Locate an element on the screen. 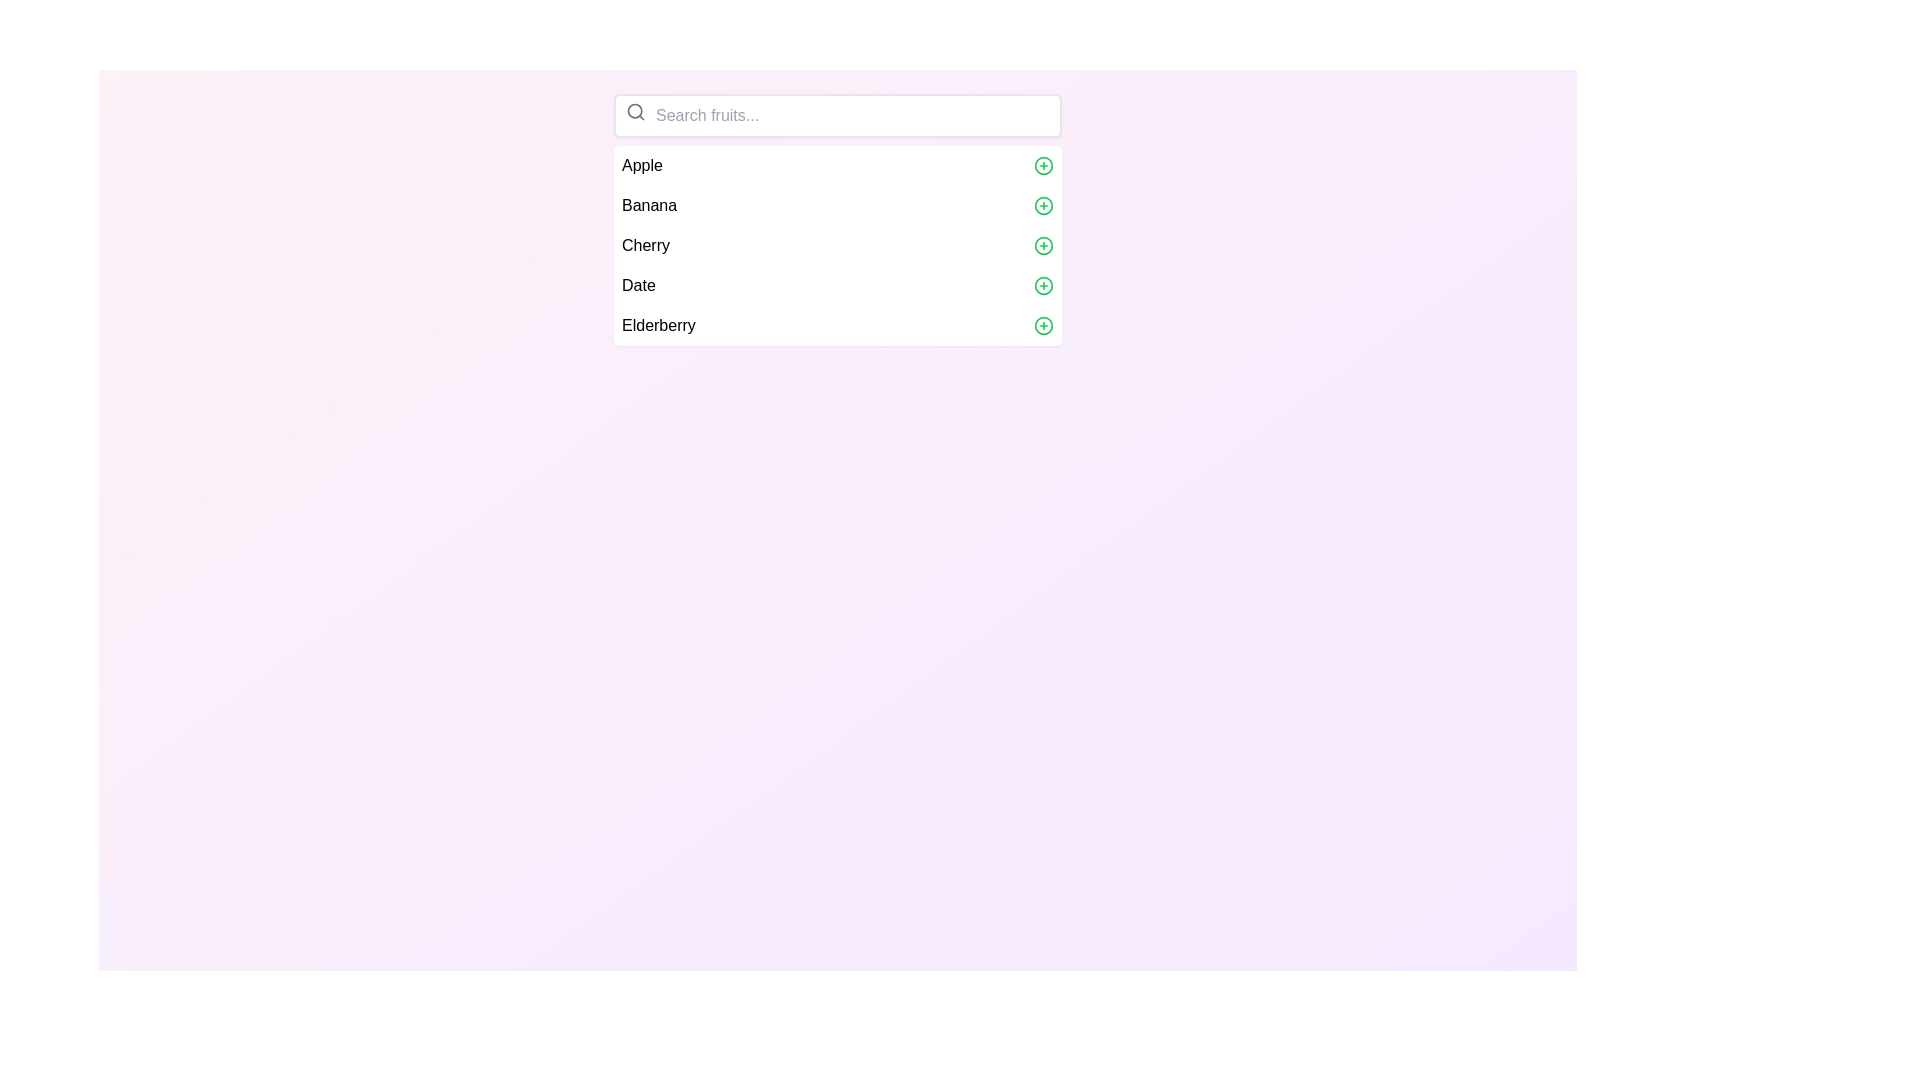 Image resolution: width=1920 pixels, height=1080 pixels. the list item displaying 'Banana', which is the second item in a vertical list is located at coordinates (838, 205).